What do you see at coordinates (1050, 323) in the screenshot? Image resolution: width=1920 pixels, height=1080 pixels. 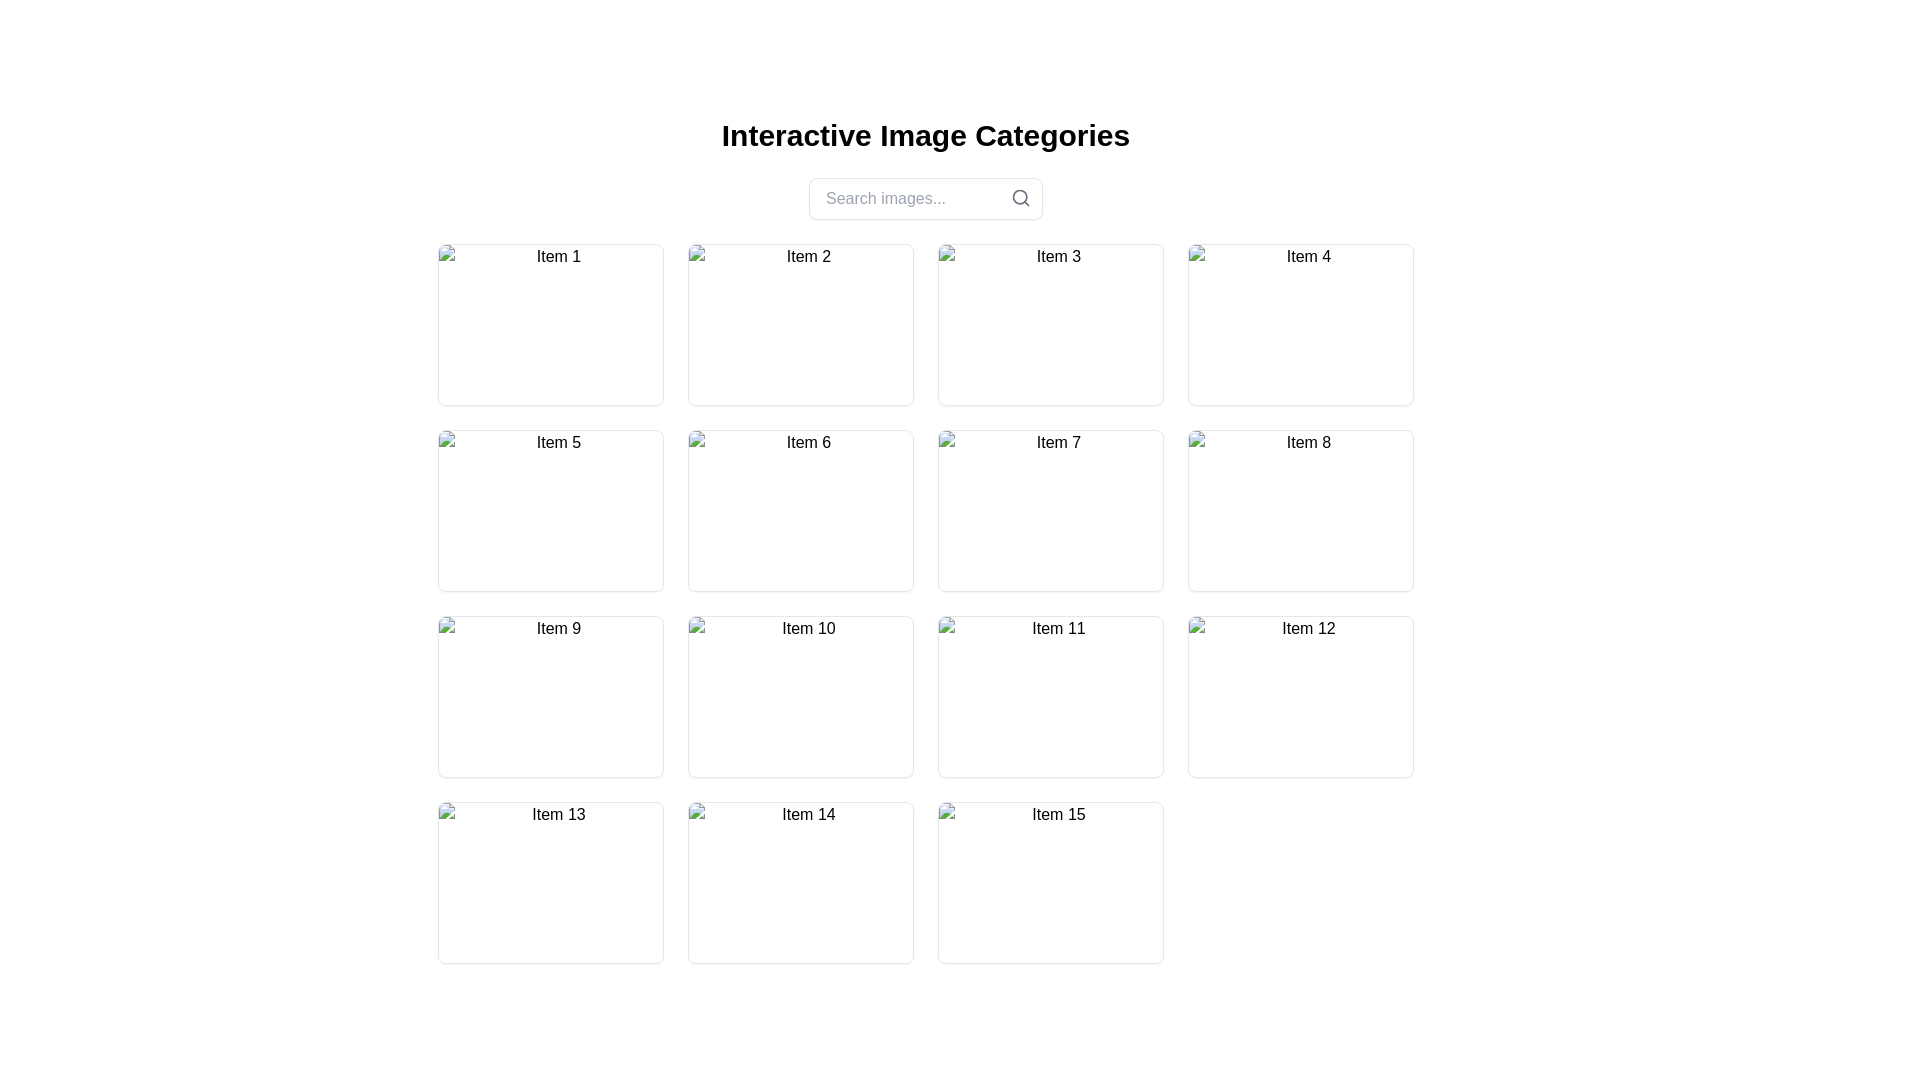 I see `the image representing 'Item 3', located in the top row of a grid layout, third from the left, to understand the category or content it represents` at bounding box center [1050, 323].